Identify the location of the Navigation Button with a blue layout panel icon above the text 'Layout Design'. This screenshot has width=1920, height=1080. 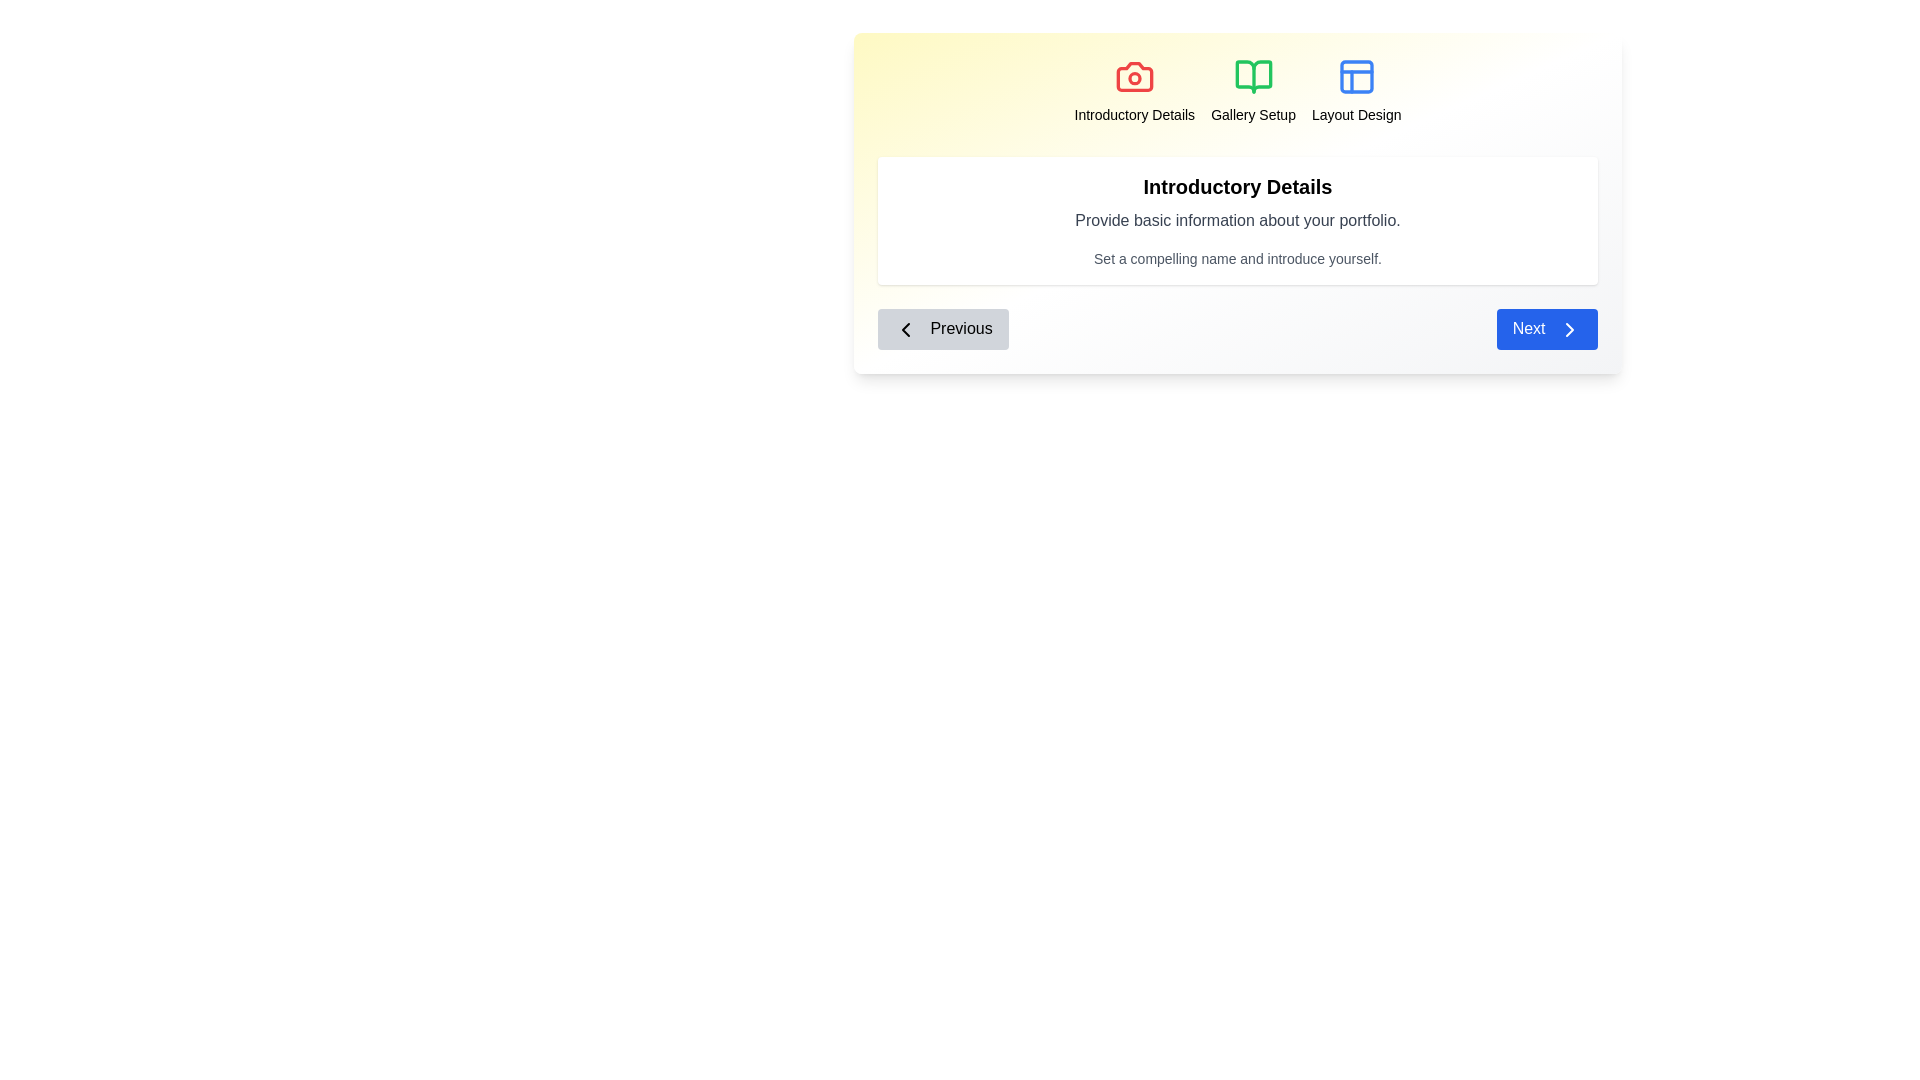
(1356, 91).